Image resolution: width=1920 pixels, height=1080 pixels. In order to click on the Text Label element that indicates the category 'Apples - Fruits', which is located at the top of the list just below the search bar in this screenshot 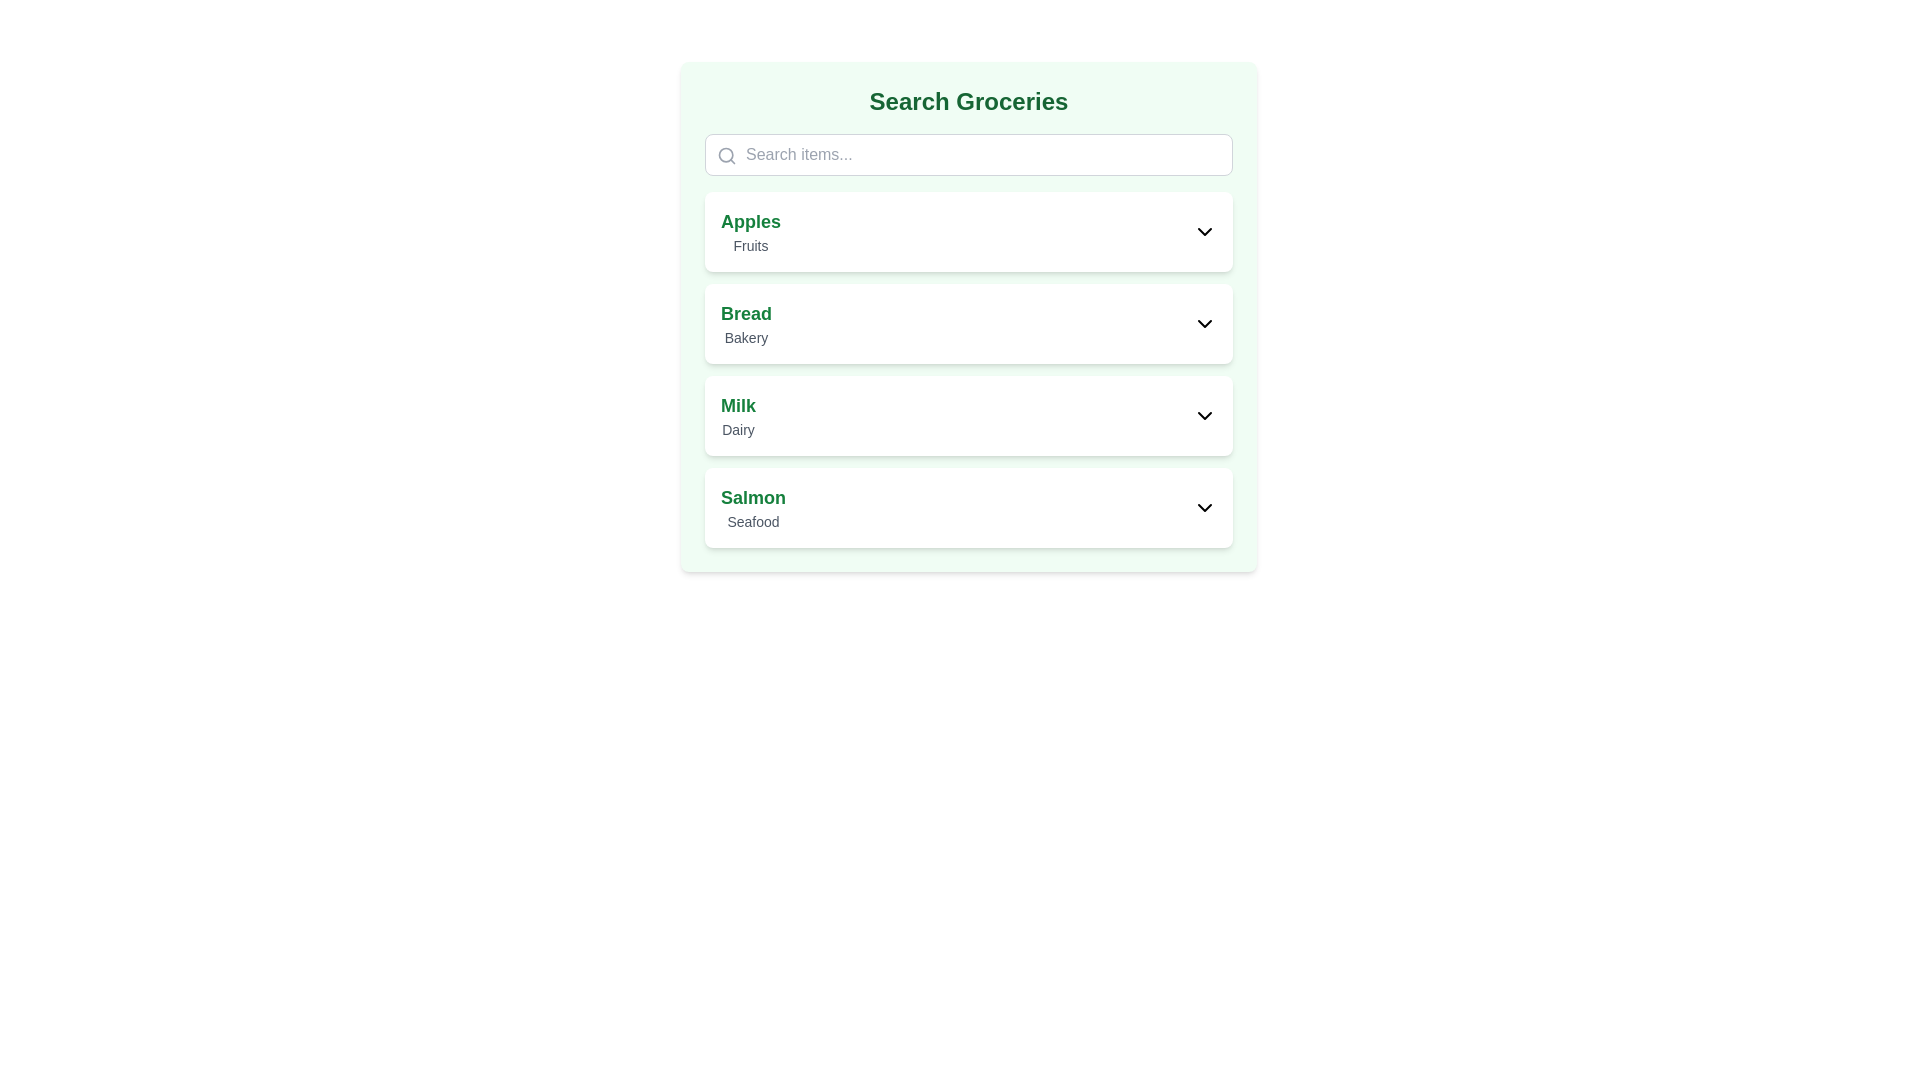, I will do `click(750, 230)`.